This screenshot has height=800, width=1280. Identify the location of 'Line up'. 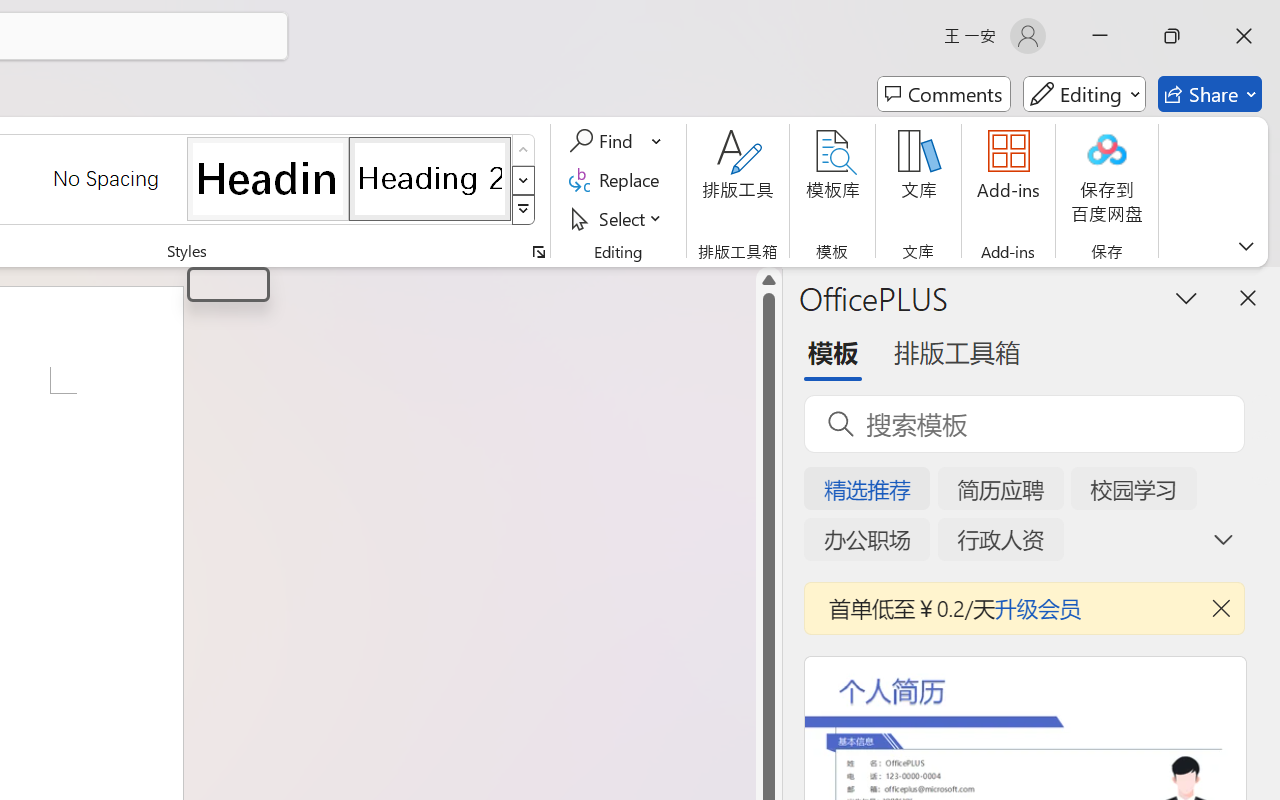
(768, 280).